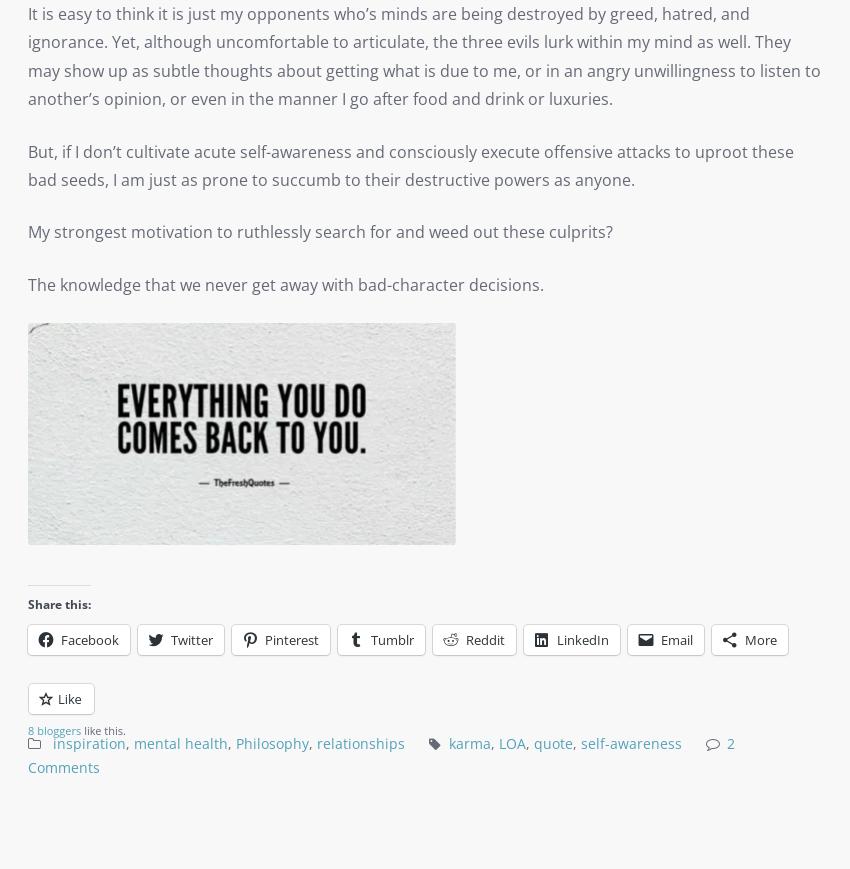 This screenshot has height=869, width=850. I want to click on 'Facebook', so click(89, 638).